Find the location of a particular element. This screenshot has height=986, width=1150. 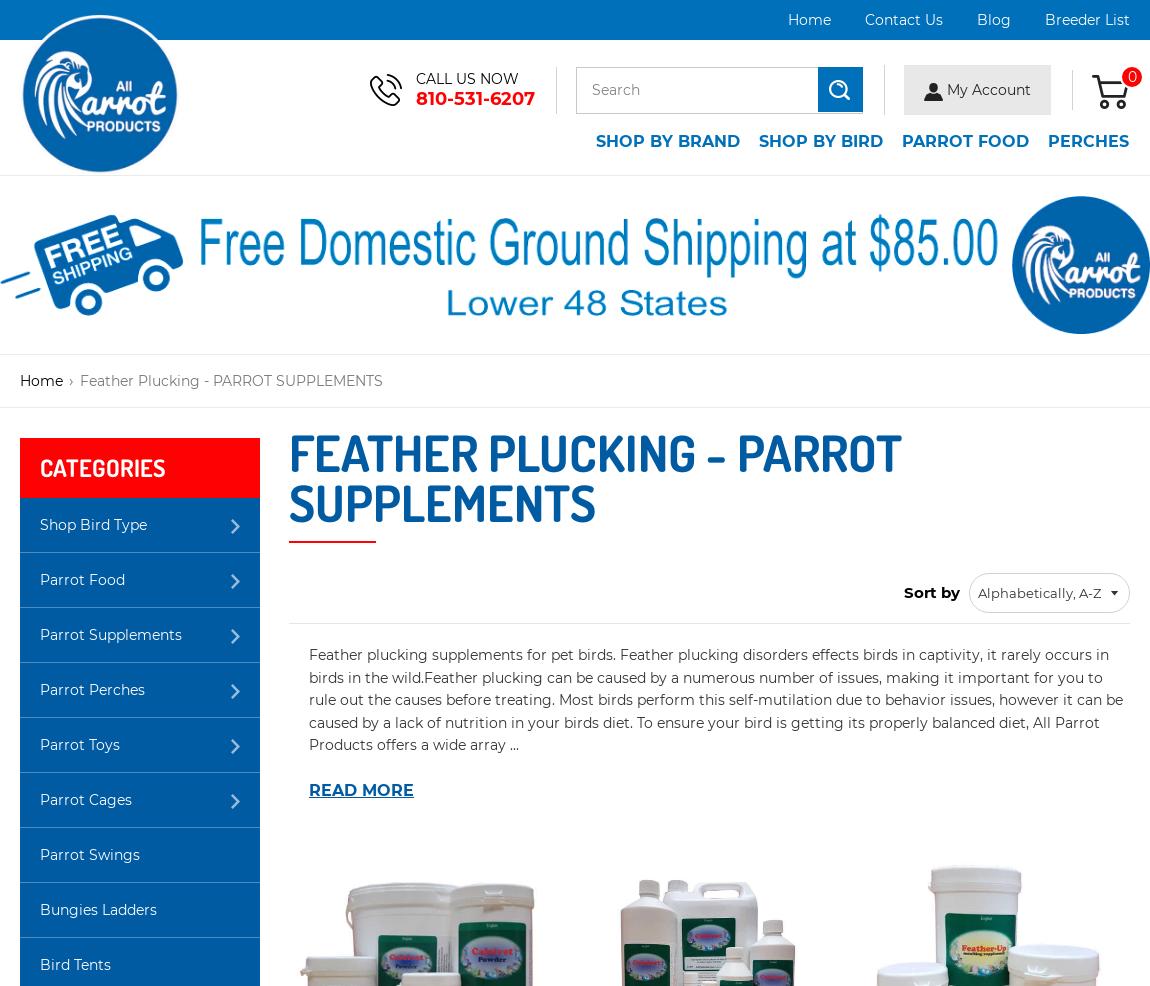

'Feather plucking supplements for pet birds. Feather plucking disorders effects birds in captivity, it rarely occurs in birds in the wild.Feather plucking can be caused by a numerous number of issues, making it important for you to rule out the causes before treating. Most birds perform this self-mutilation due to behavior issues, however it can be caused by a lack of nutrition in your birds diet. To ensure your bird is getting its properly balanced diet,  All Parrot Products offers a wide array ...' is located at coordinates (714, 698).